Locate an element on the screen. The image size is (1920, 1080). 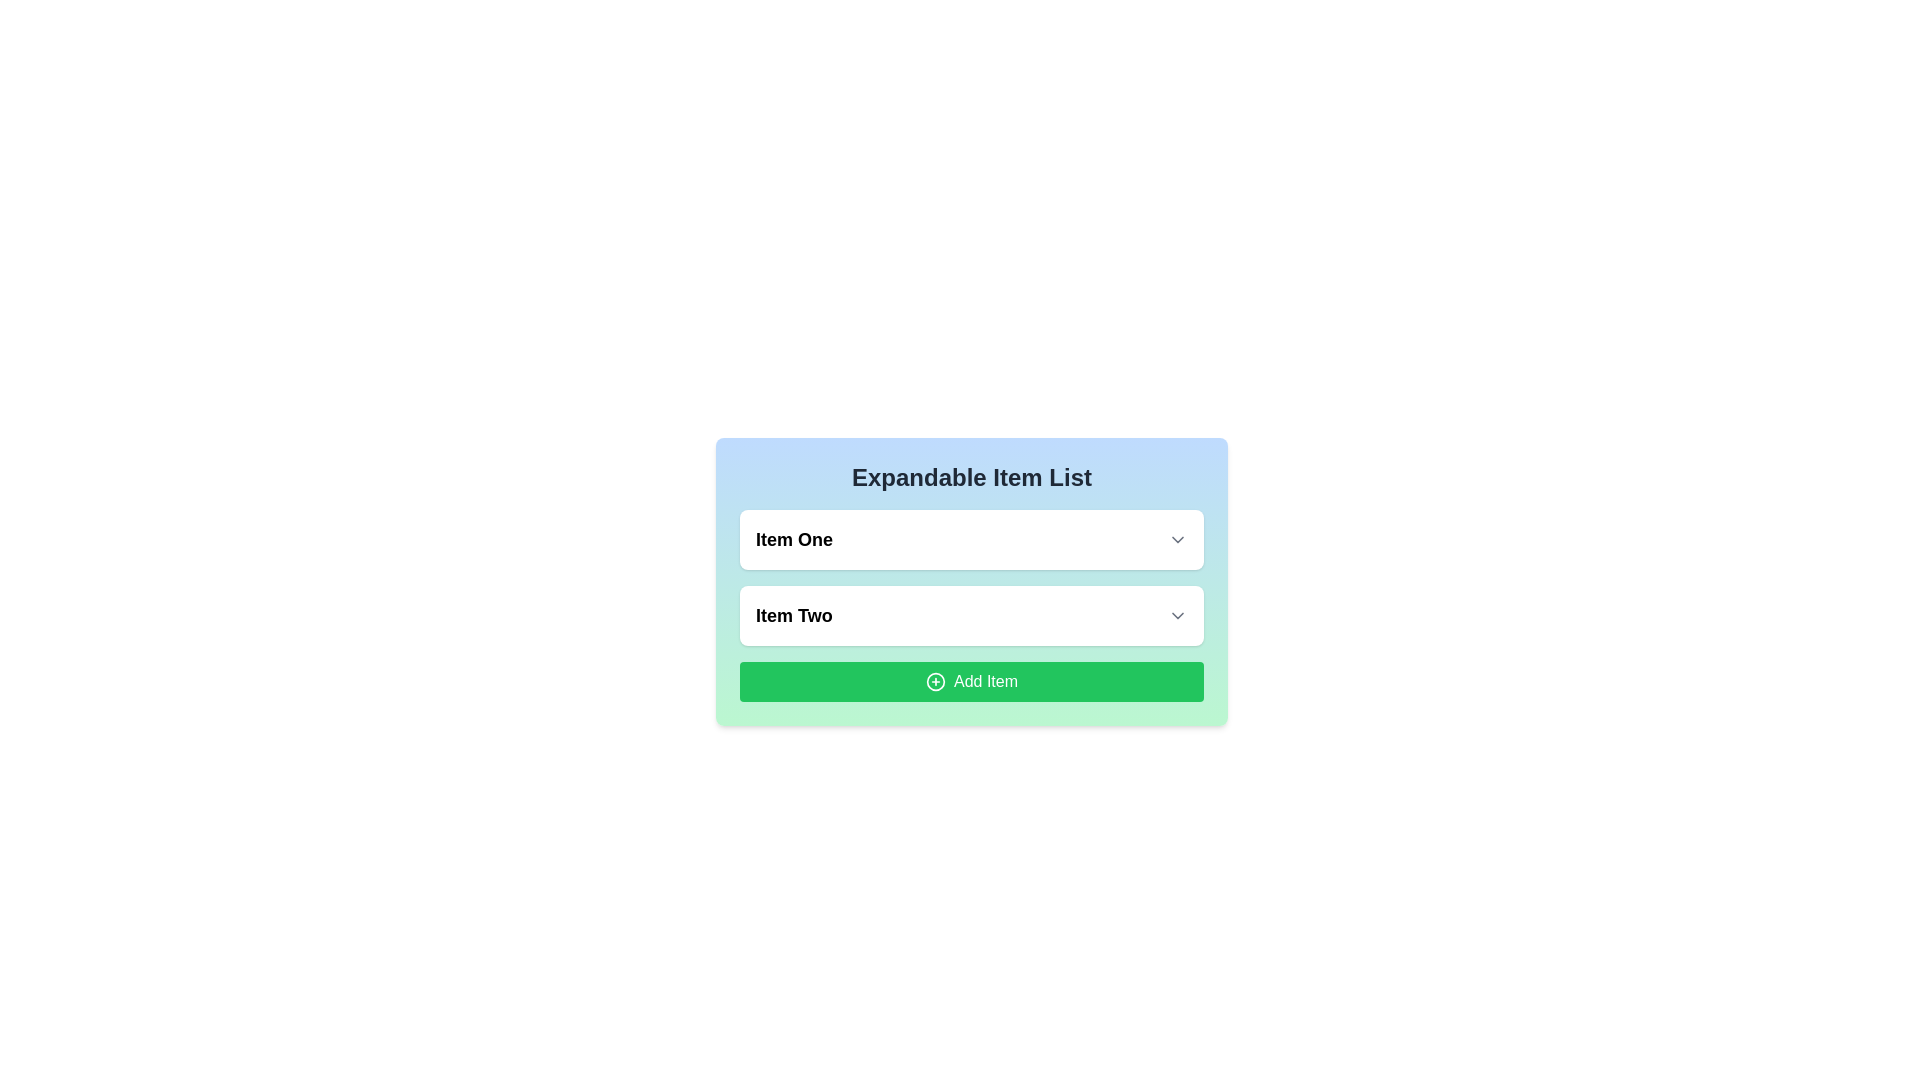
the Icon Button located at the far-right end of the 'Item Two' entry to change its color is located at coordinates (1177, 615).